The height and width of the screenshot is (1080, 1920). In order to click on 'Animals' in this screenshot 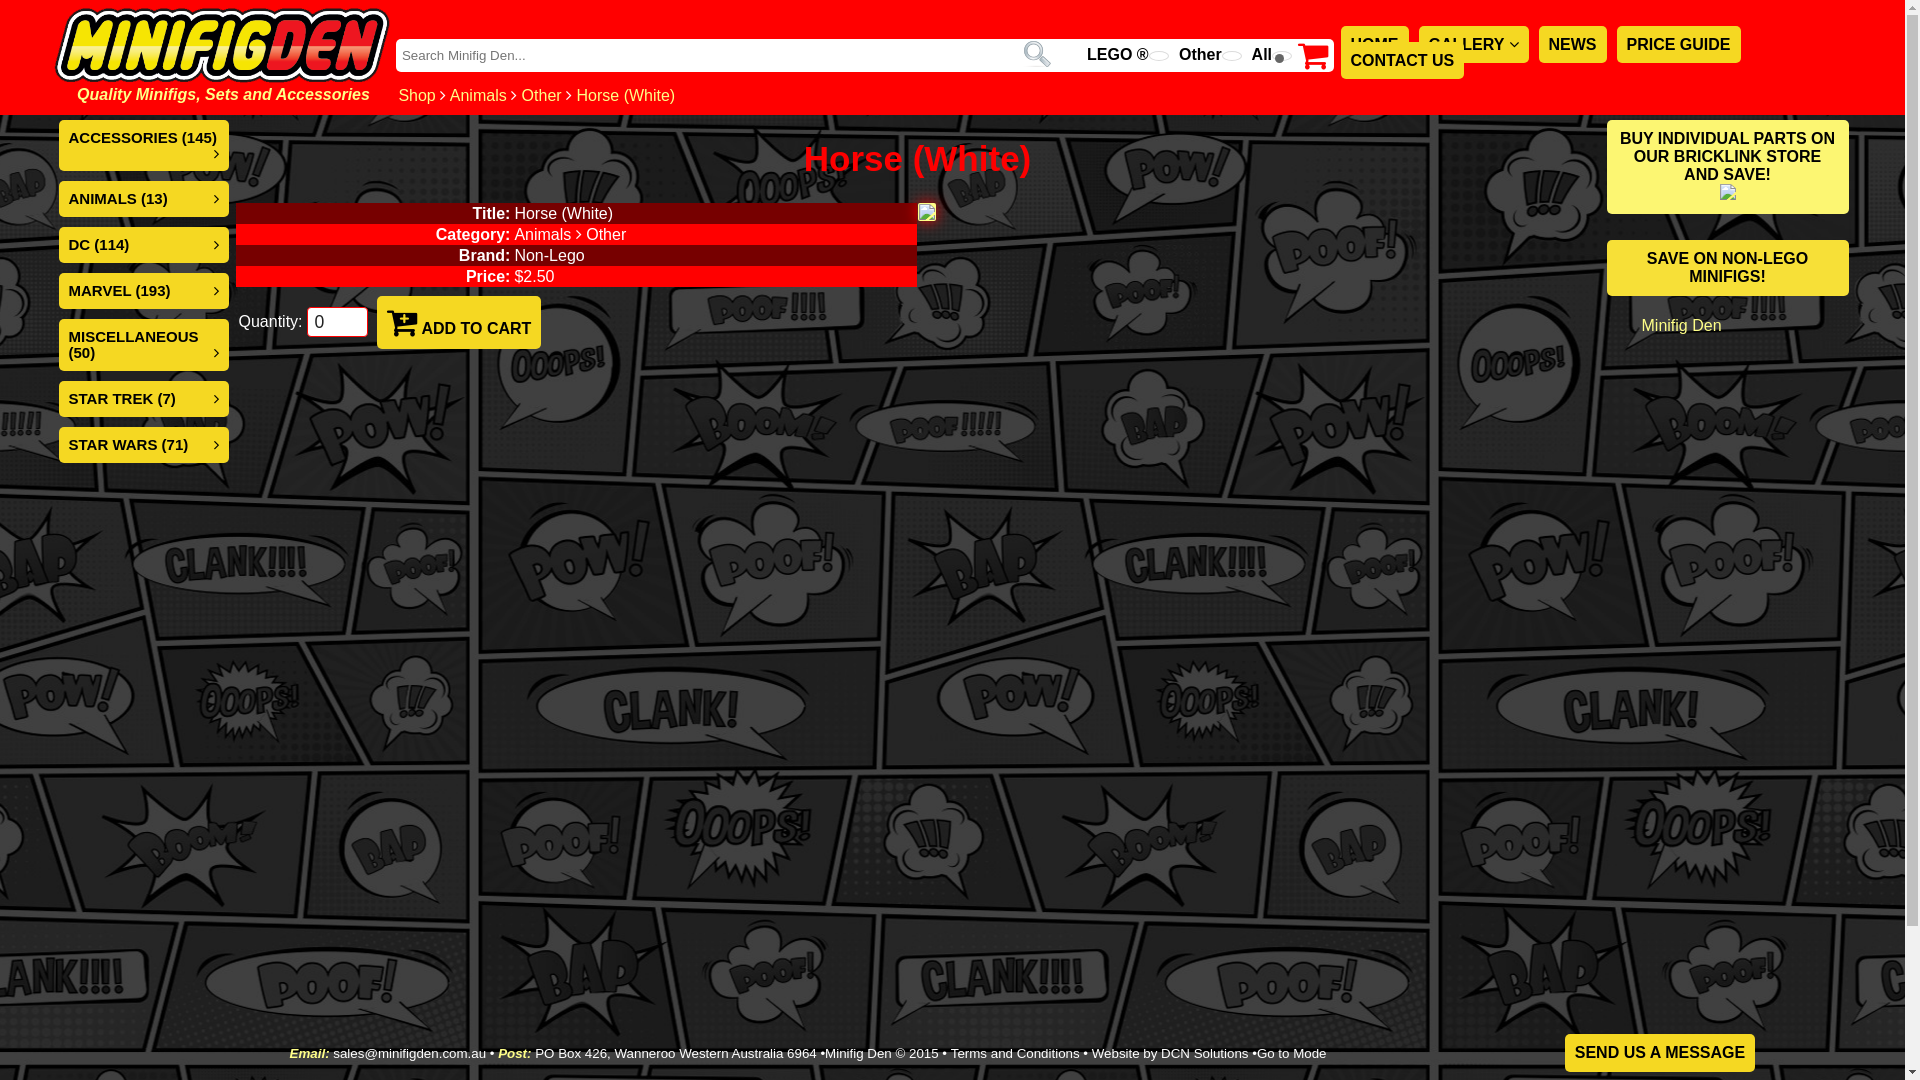, I will do `click(477, 95)`.